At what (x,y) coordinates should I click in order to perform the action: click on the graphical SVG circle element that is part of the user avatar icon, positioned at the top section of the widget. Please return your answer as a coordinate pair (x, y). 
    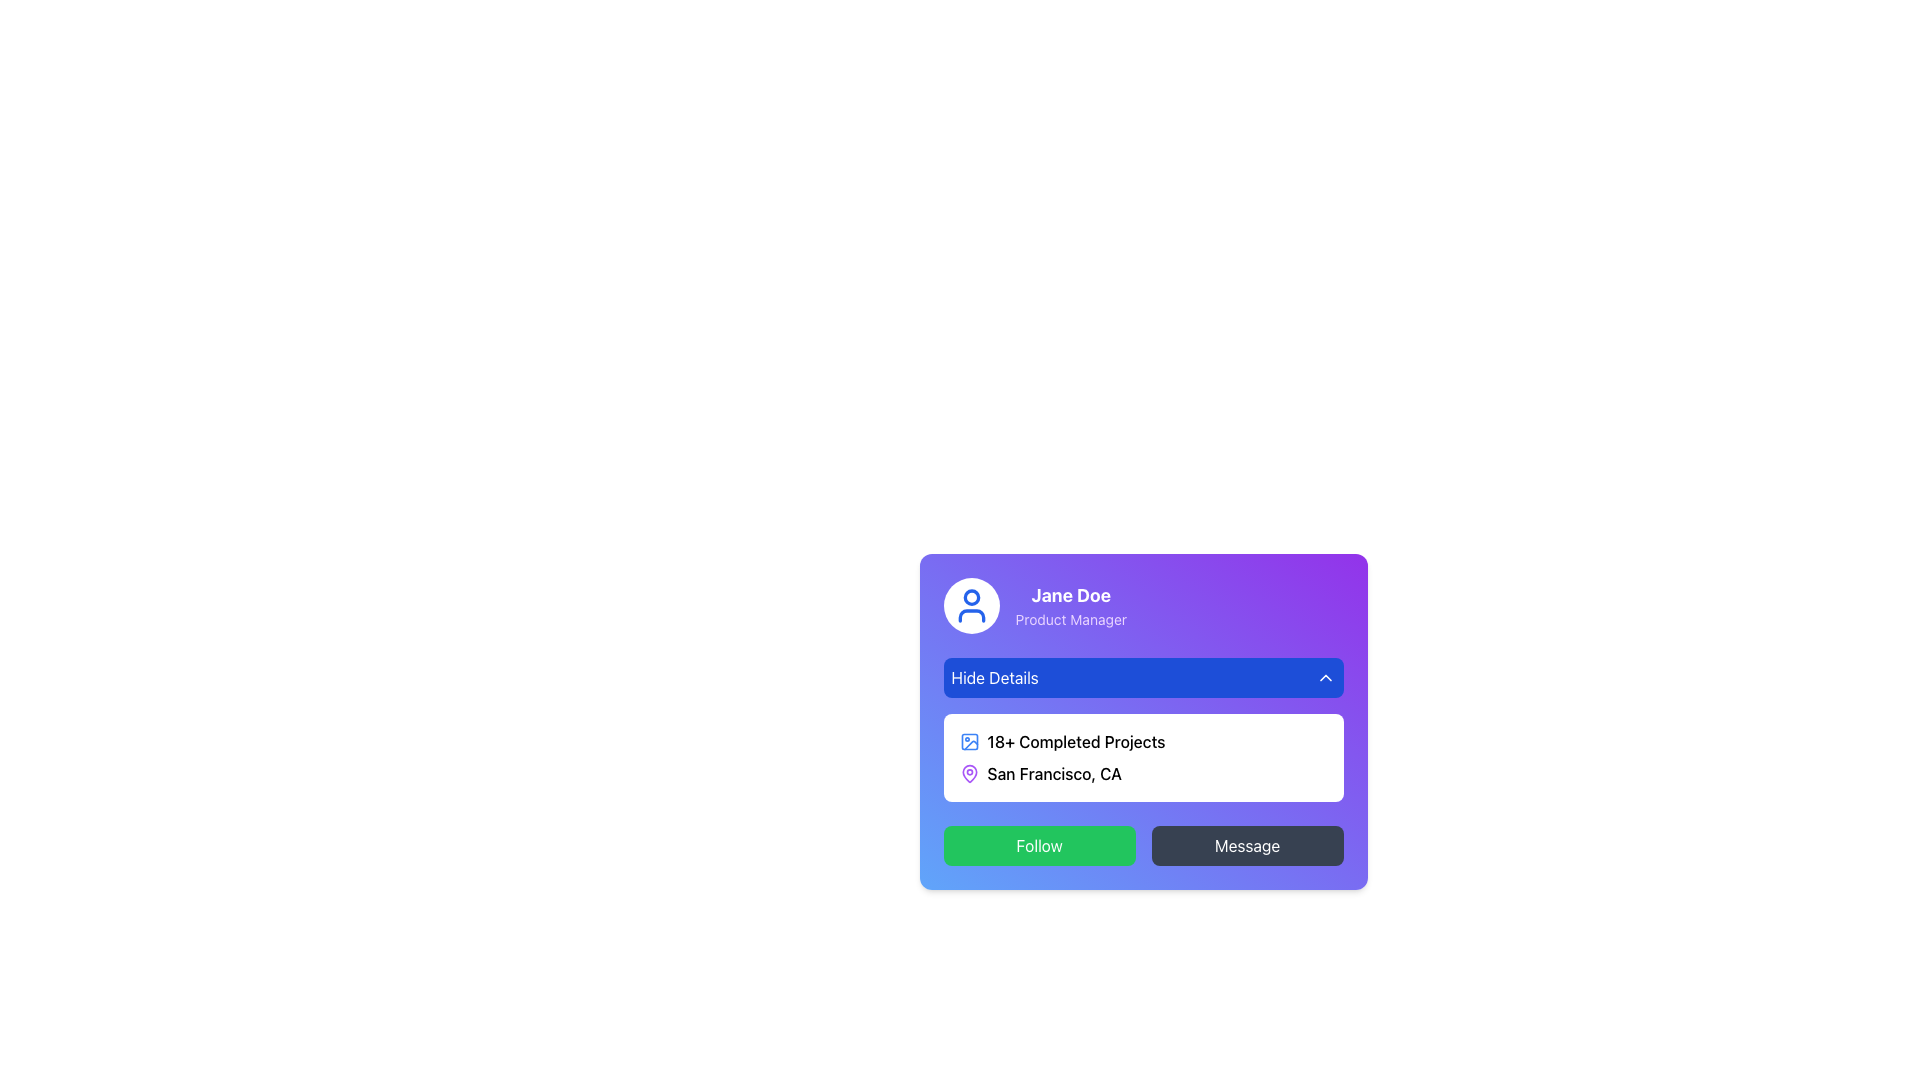
    Looking at the image, I should click on (971, 596).